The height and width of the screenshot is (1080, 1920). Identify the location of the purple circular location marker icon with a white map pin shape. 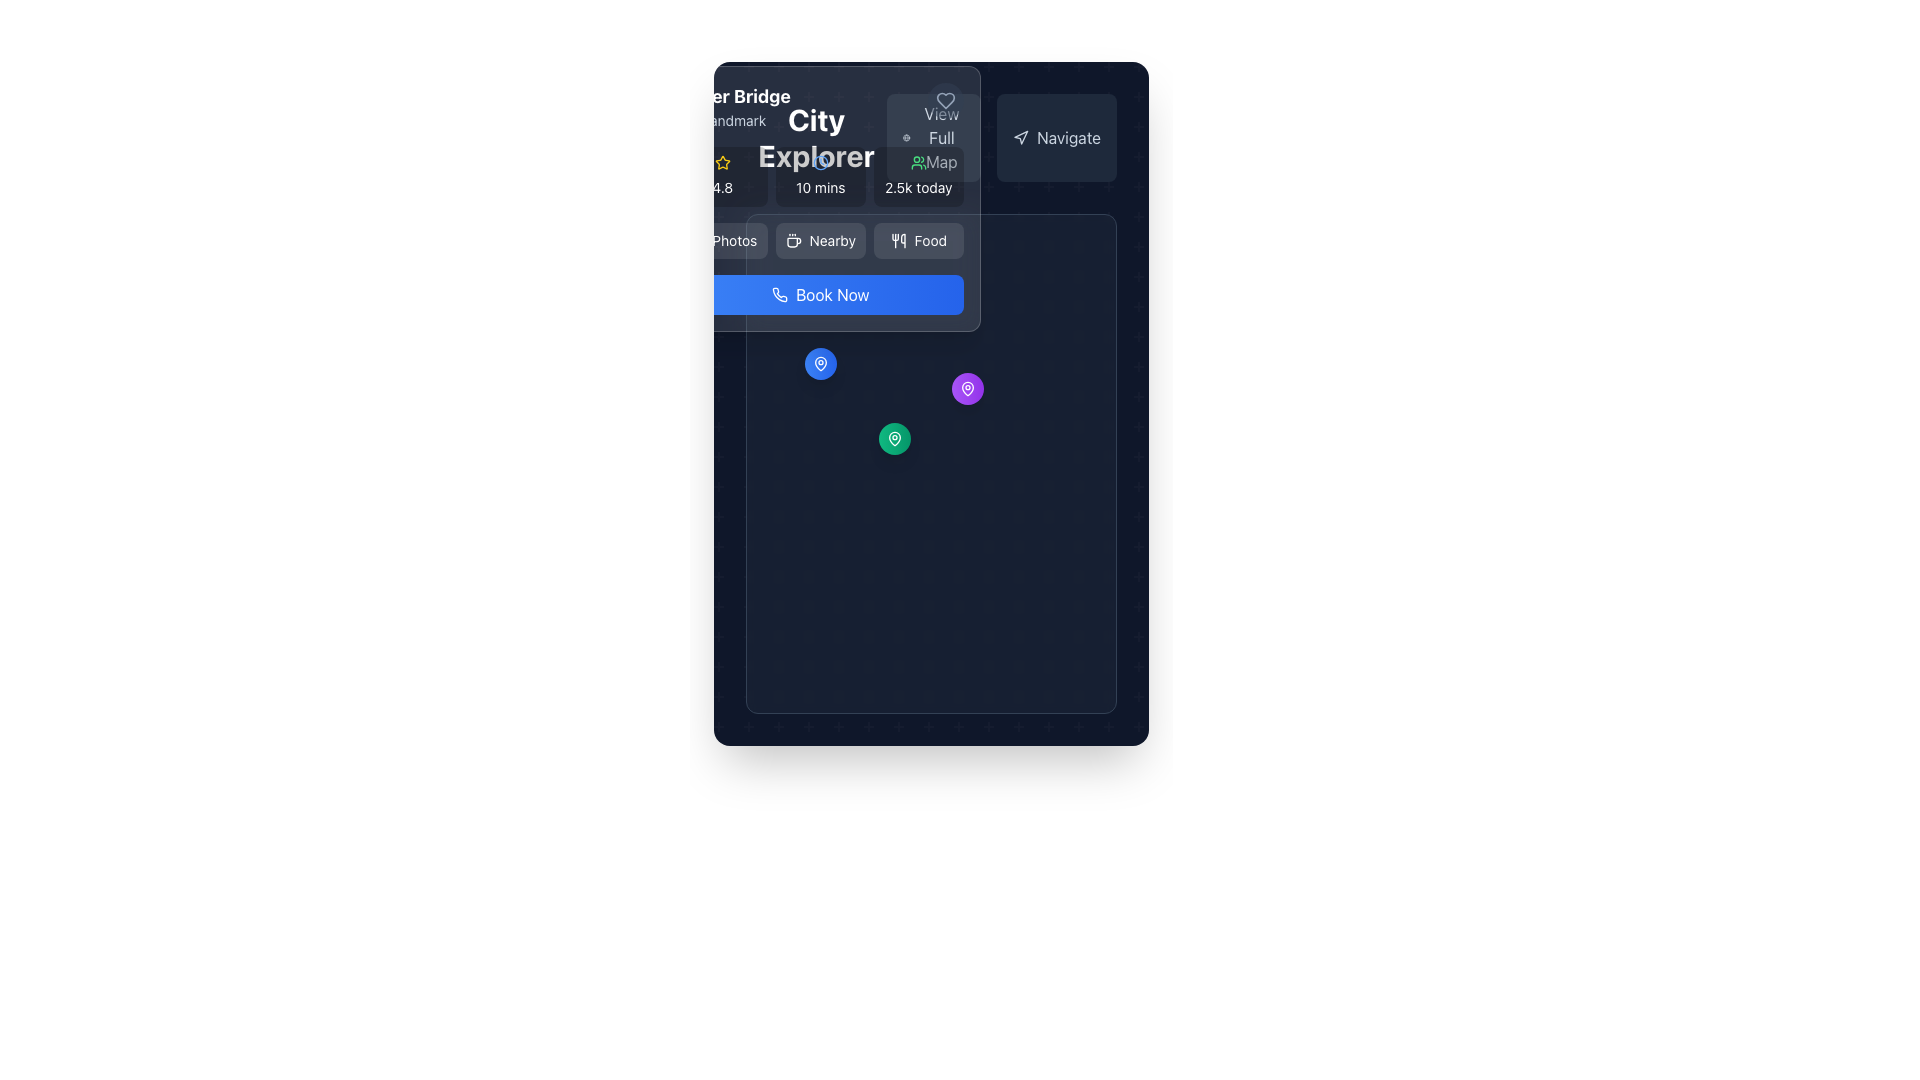
(968, 389).